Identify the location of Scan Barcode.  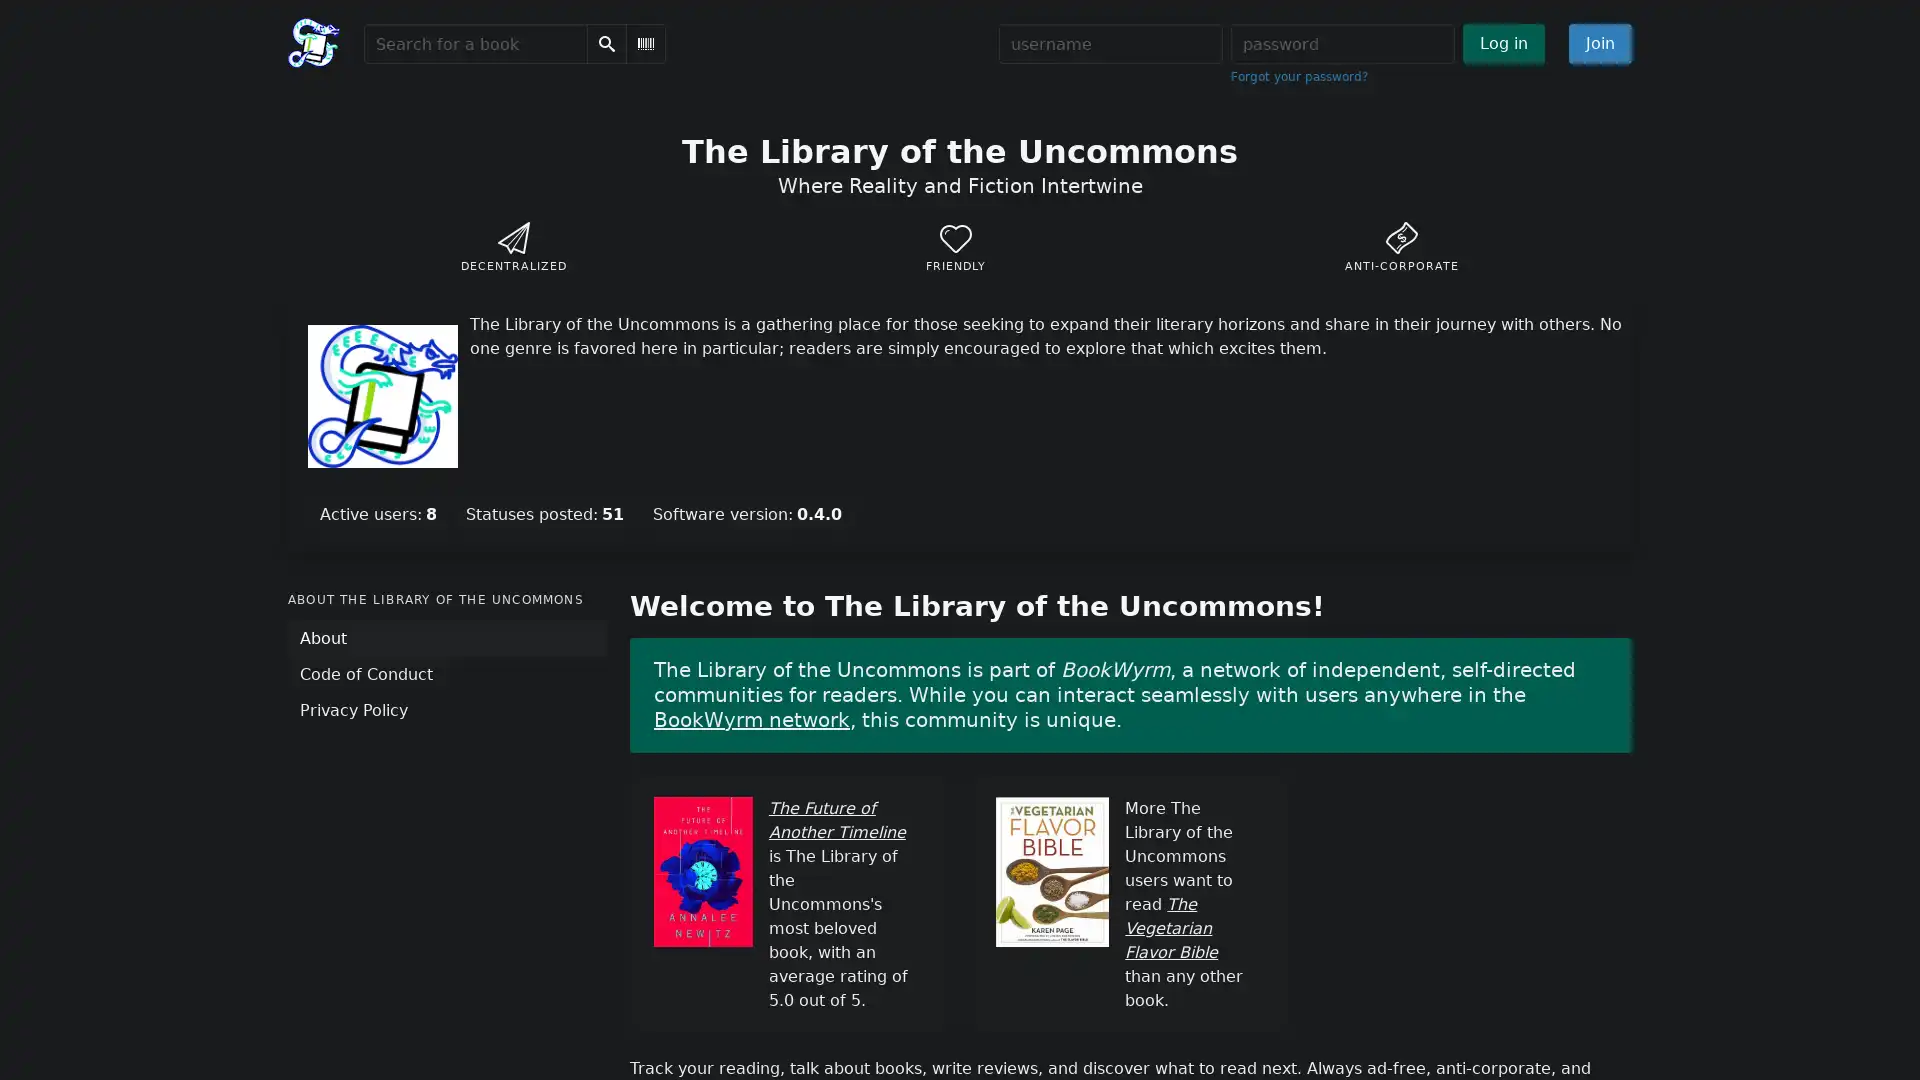
(646, 43).